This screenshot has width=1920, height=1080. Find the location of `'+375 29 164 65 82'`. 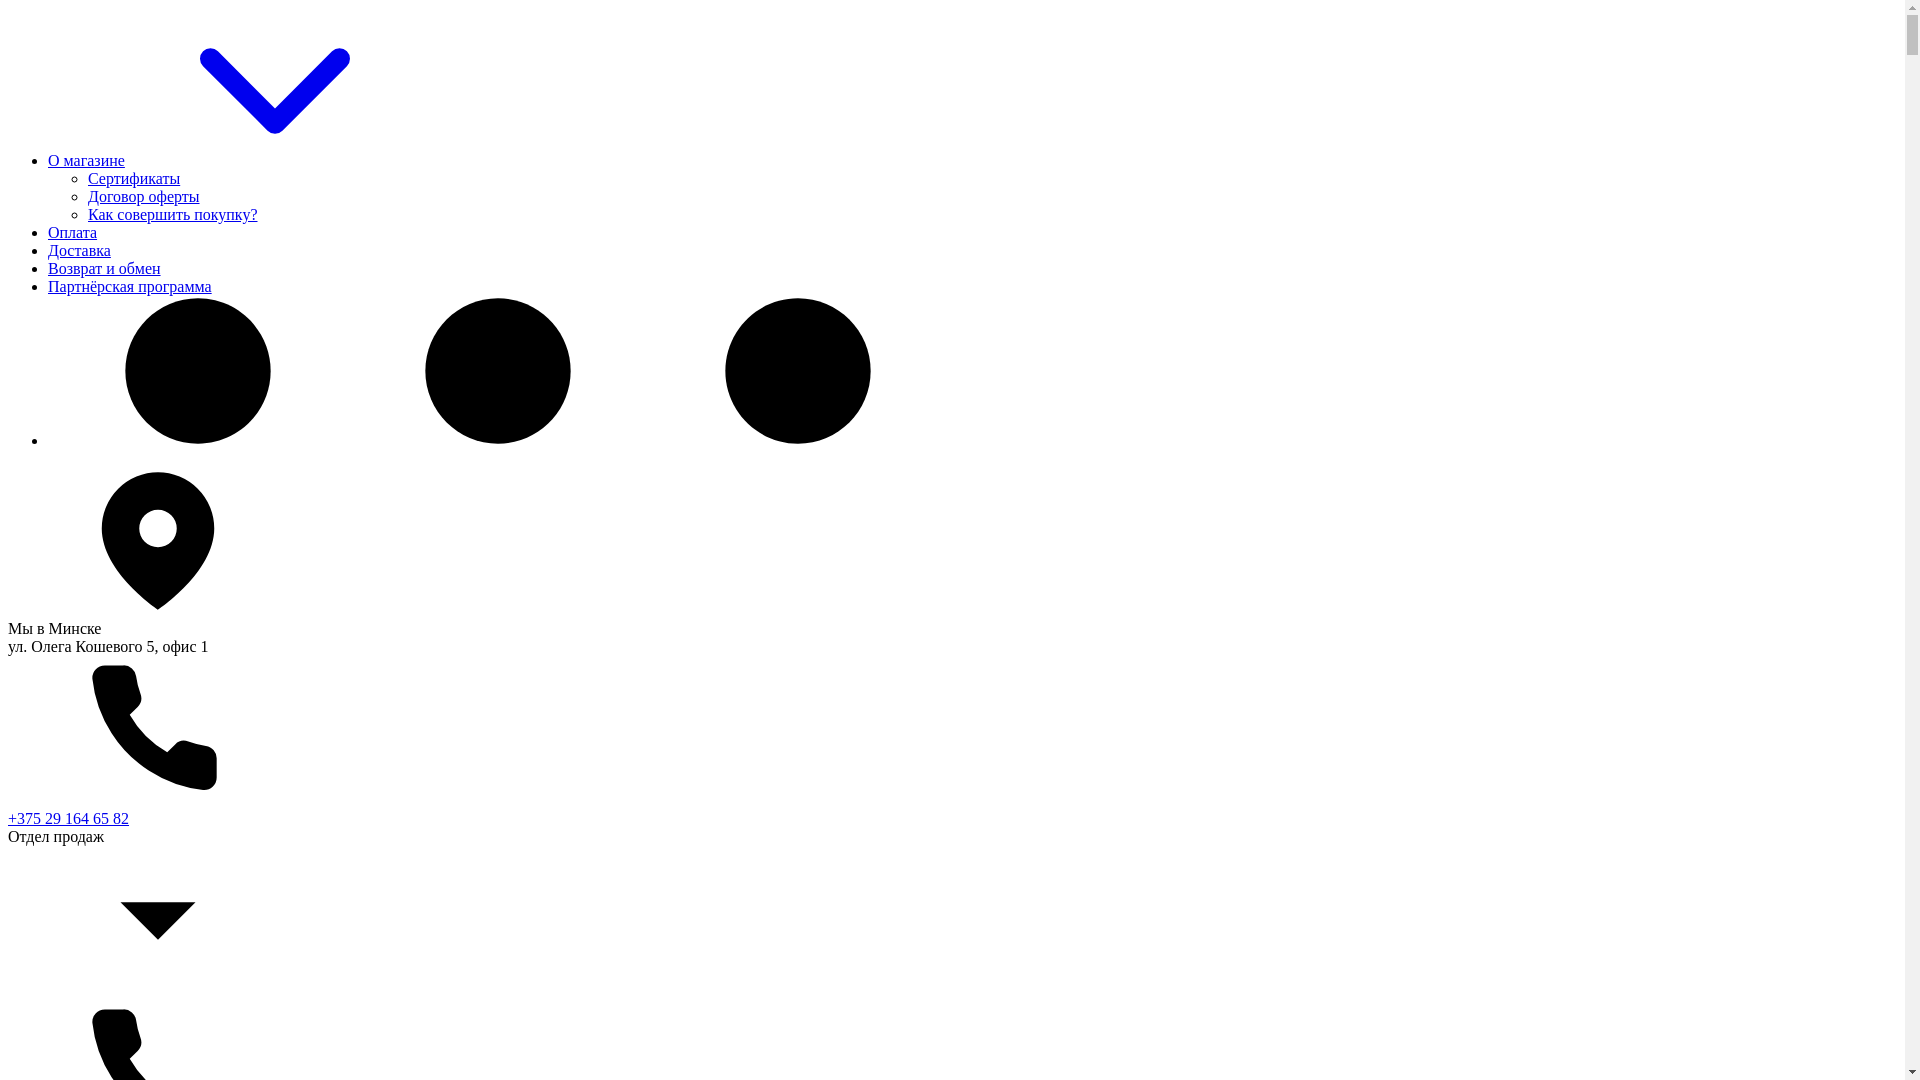

'+375 29 164 65 82' is located at coordinates (68, 818).